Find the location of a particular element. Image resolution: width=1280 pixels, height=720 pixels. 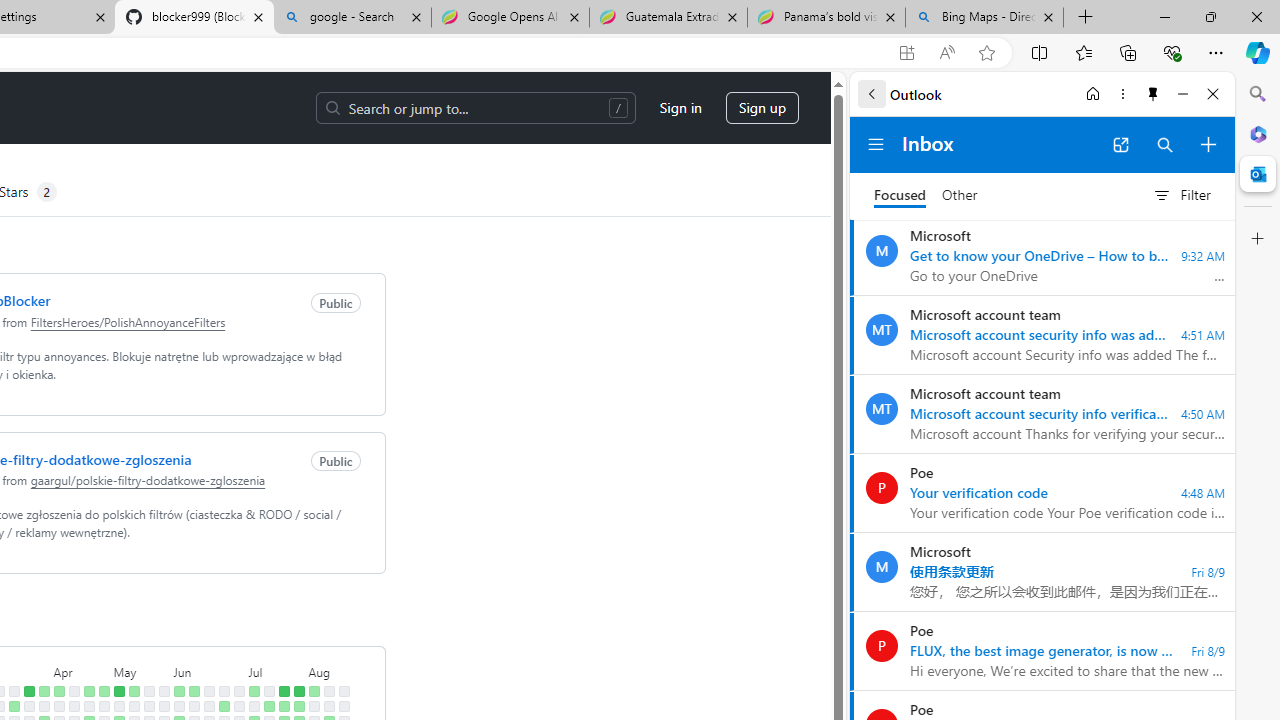

'No contributions on April 14th.' is located at coordinates (73, 690).